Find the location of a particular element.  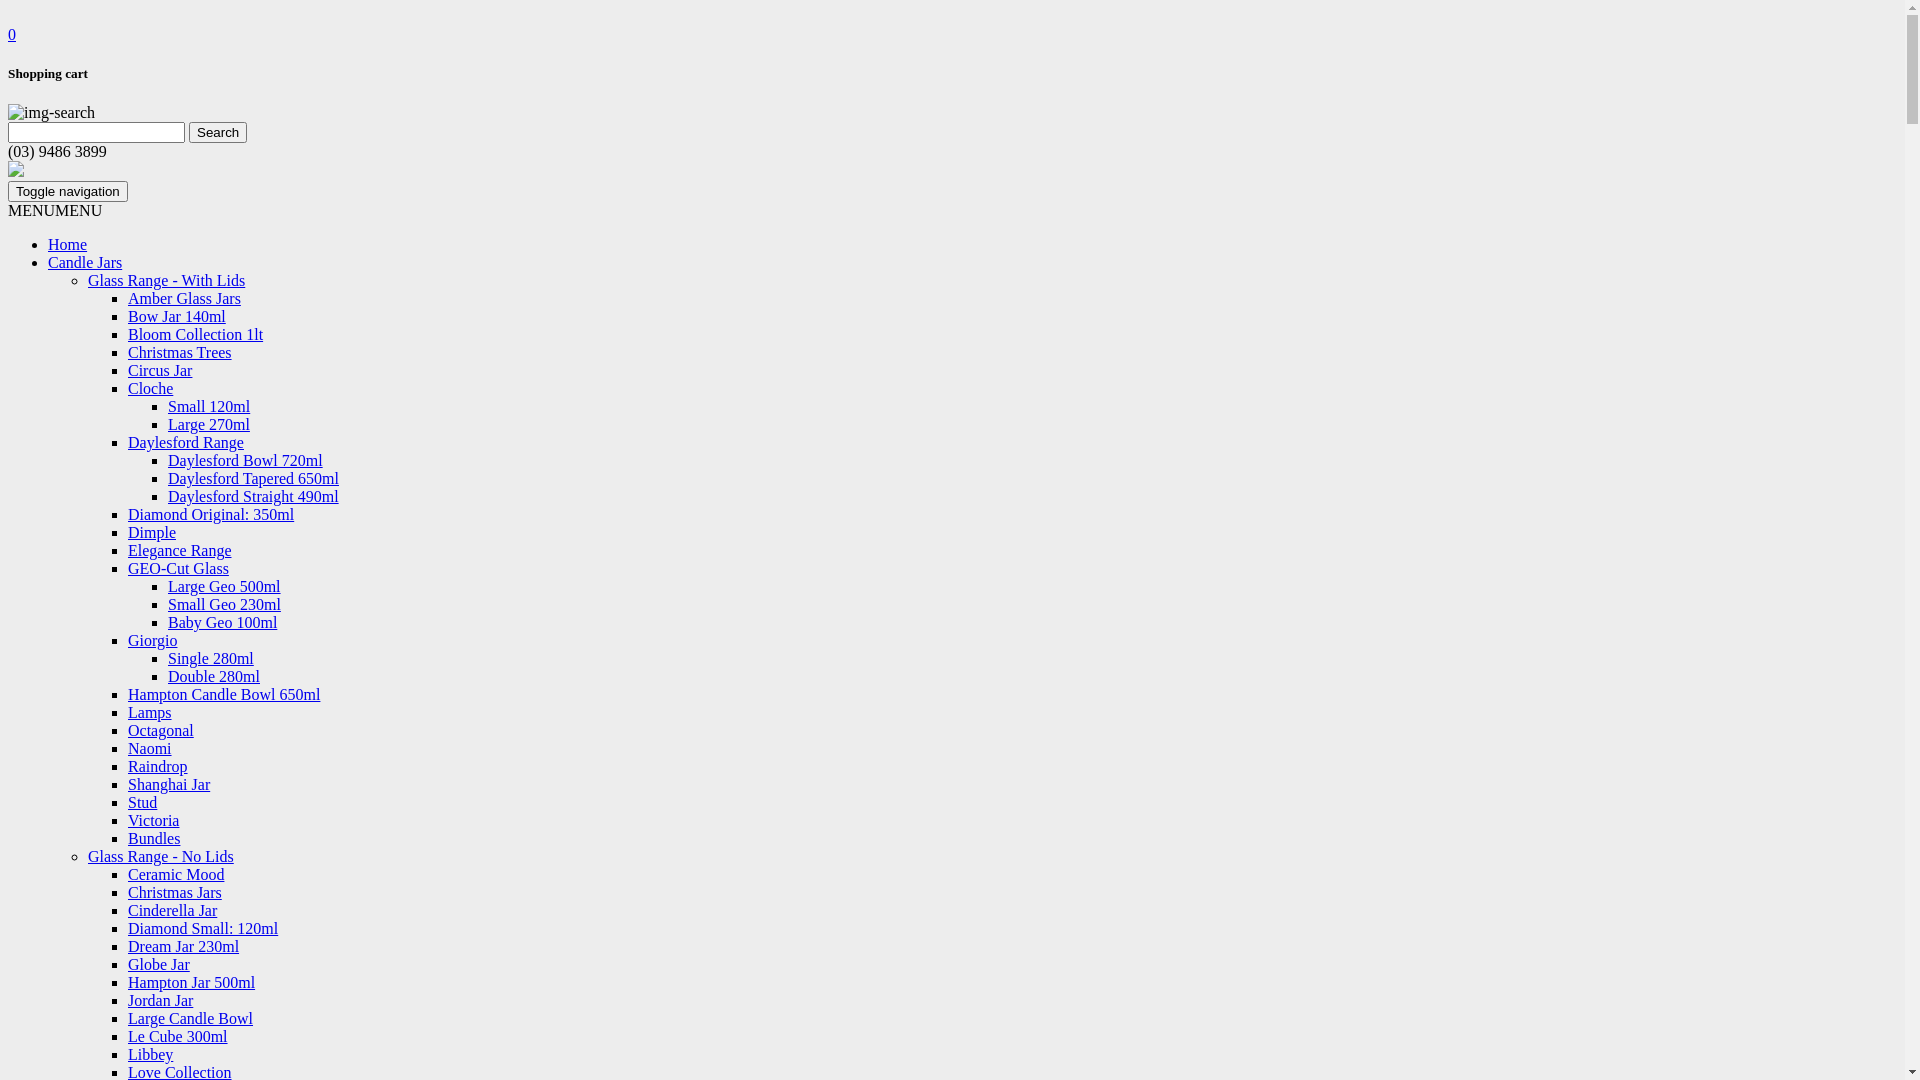

'Small 120ml' is located at coordinates (209, 405).